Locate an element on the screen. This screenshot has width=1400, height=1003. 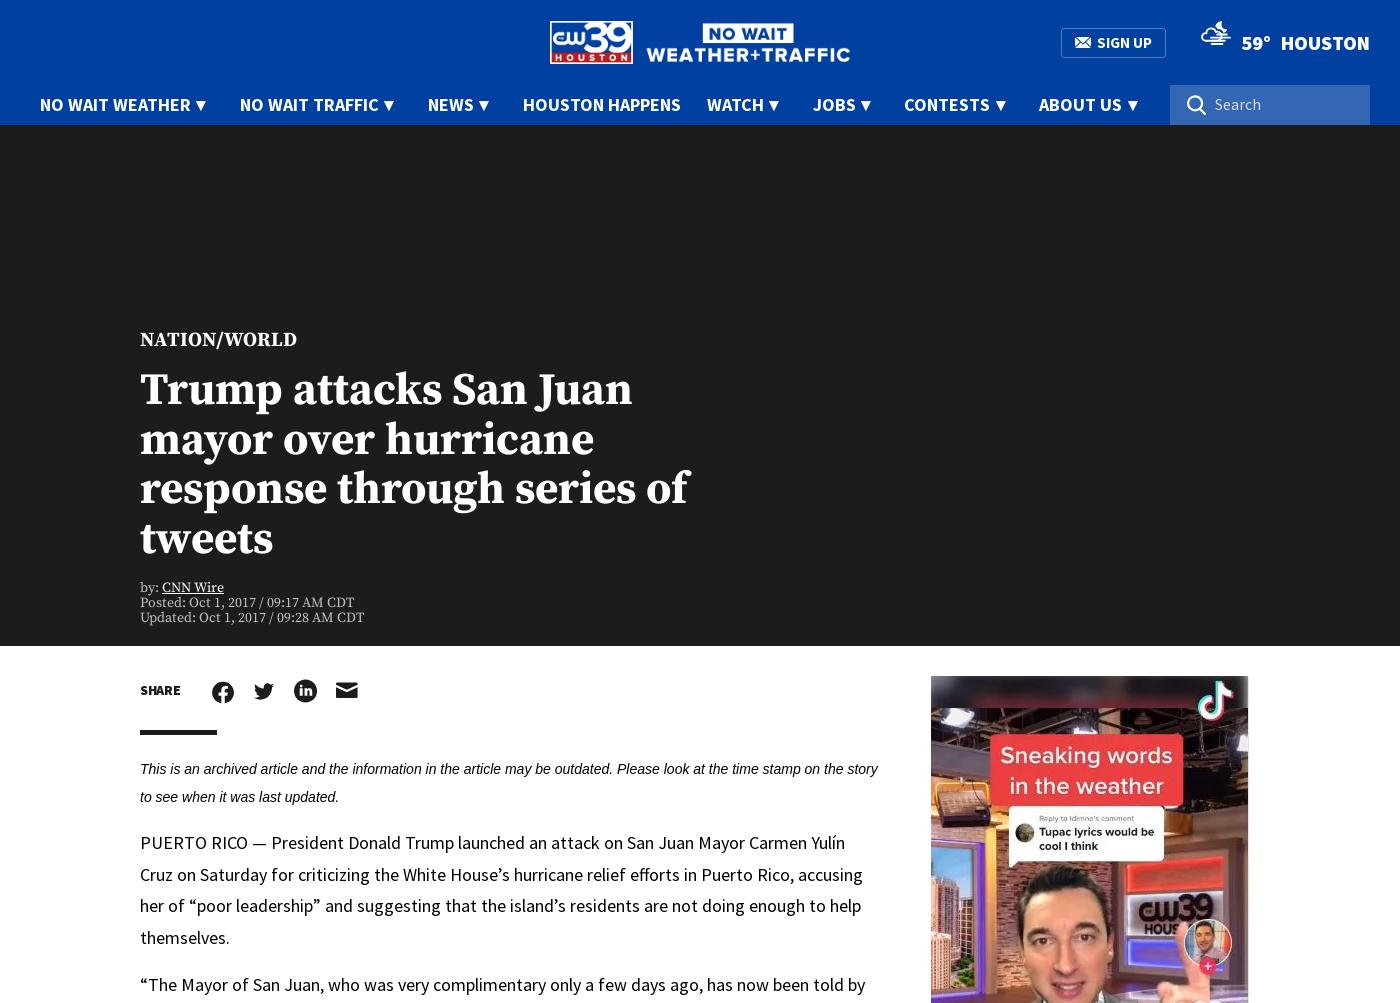
'NO WAIT TRAFFIC Stories' is located at coordinates (165, 459).